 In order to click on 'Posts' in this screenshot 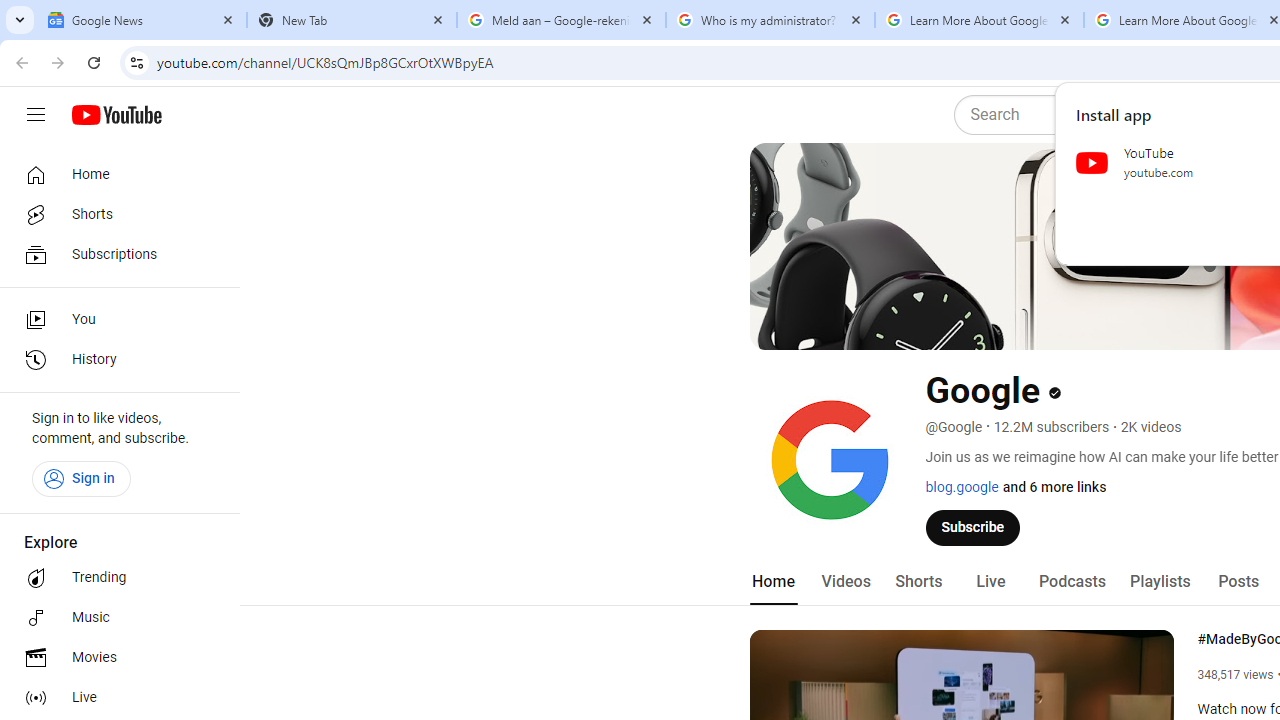, I will do `click(1237, 581)`.